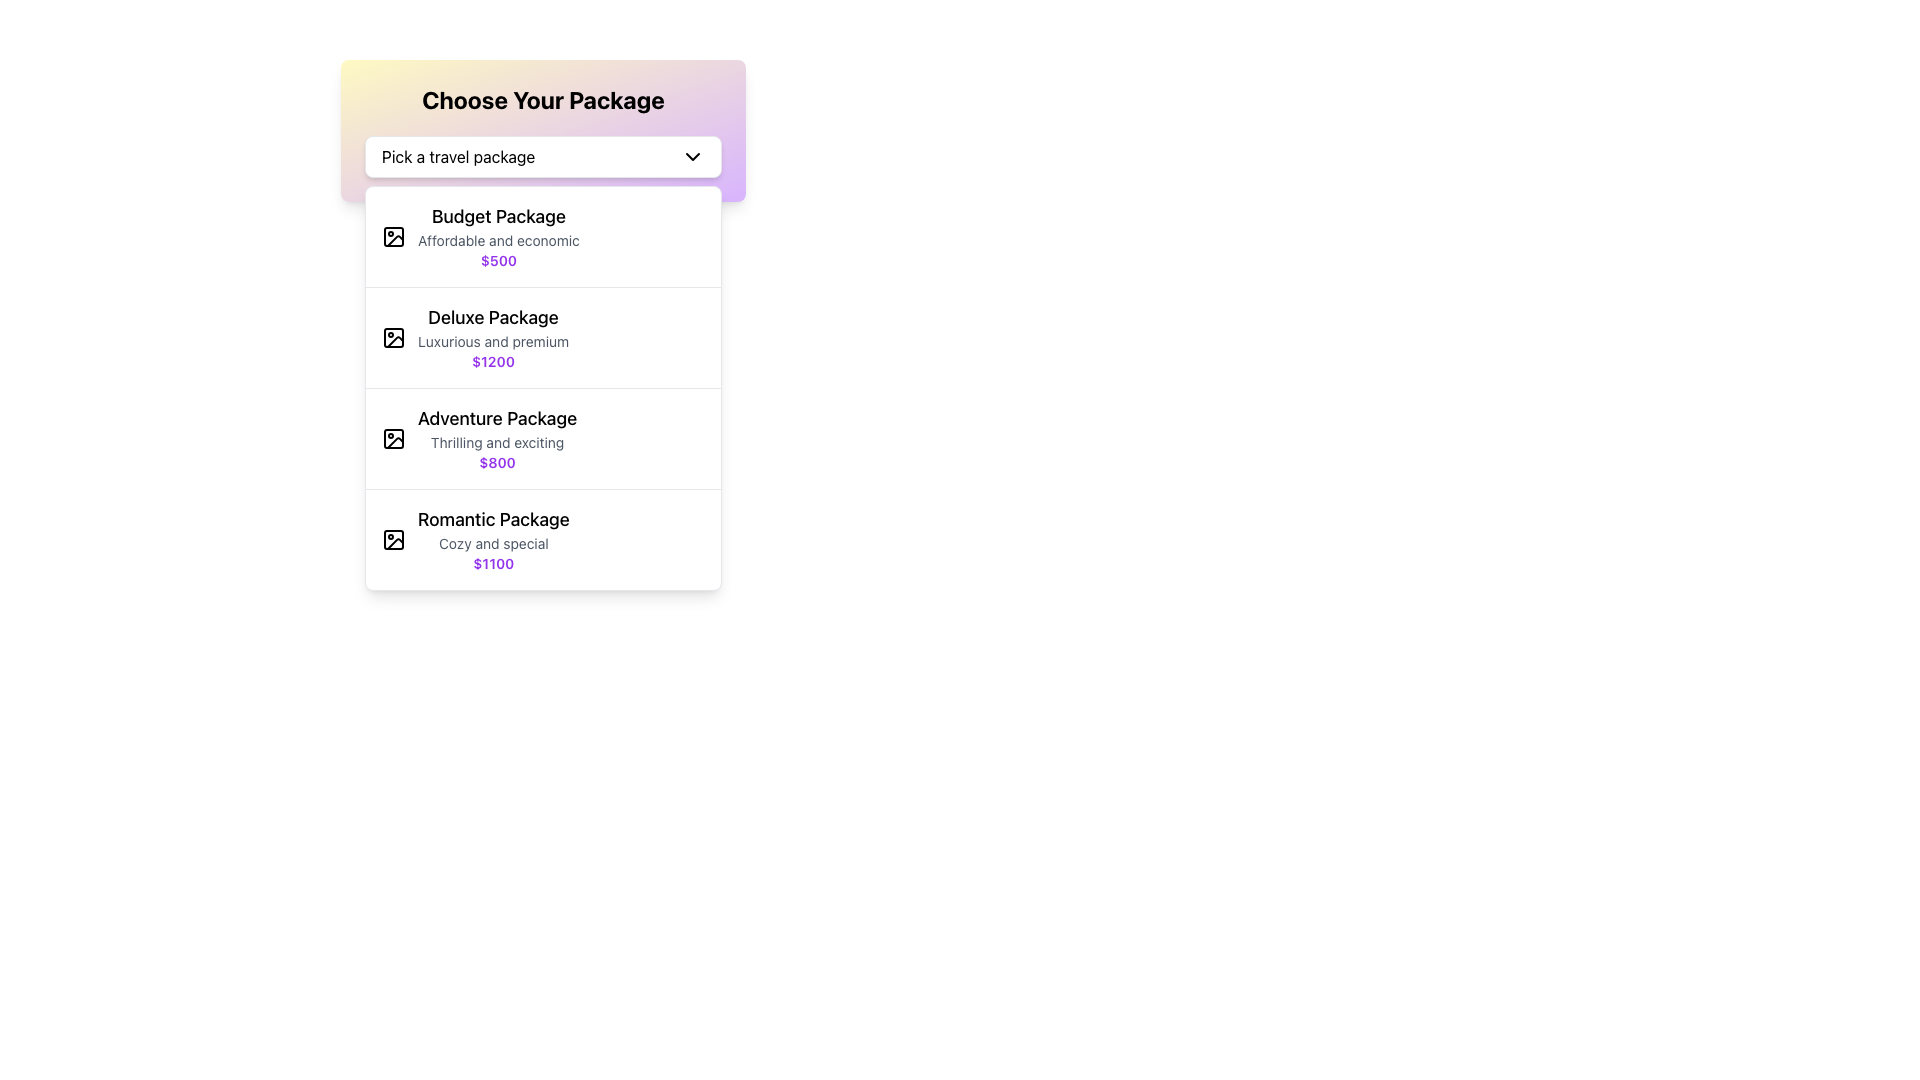 This screenshot has height=1080, width=1920. I want to click on the price text '$1100' which is styled in bold purple font, located at the bottom of the 'Romantic Package' section, beneath 'Cozy and special', so click(493, 563).